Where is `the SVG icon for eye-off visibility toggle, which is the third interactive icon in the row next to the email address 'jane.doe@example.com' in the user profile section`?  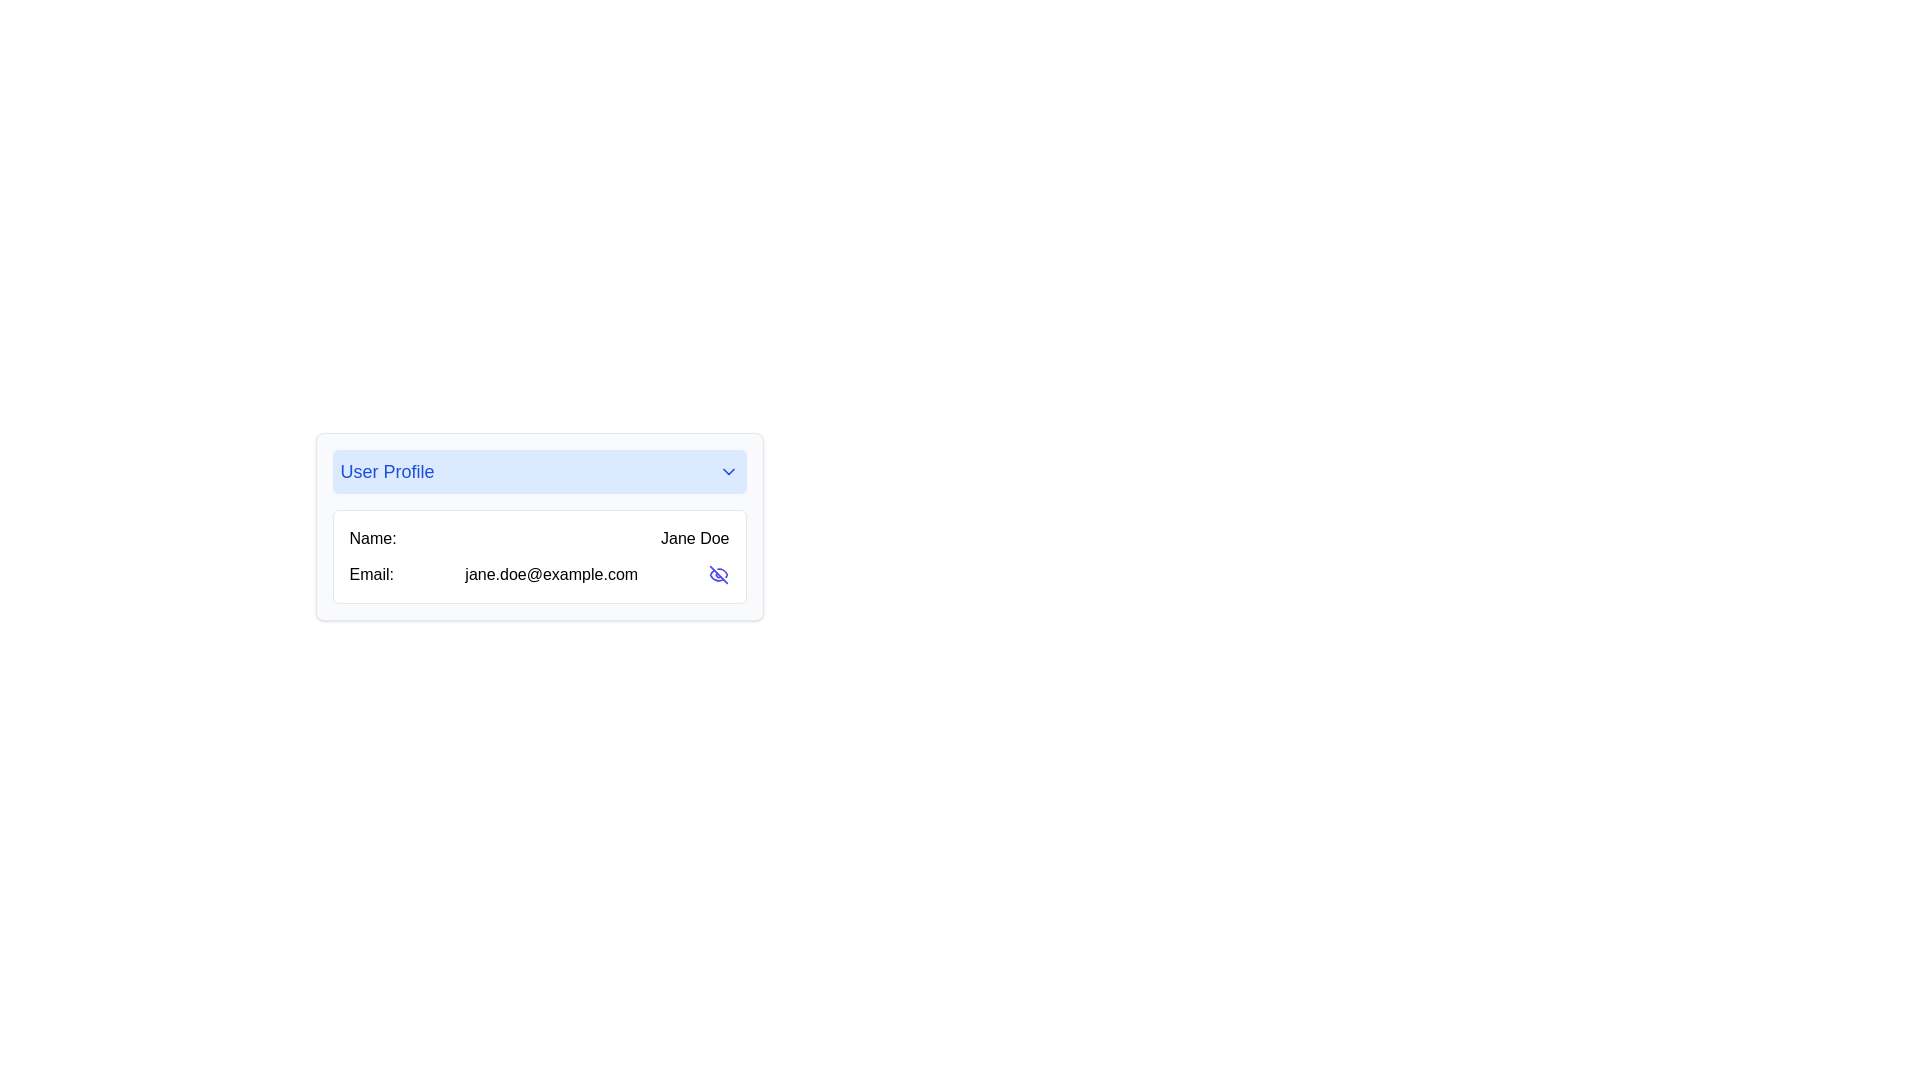
the SVG icon for eye-off visibility toggle, which is the third interactive icon in the row next to the email address 'jane.doe@example.com' in the user profile section is located at coordinates (719, 574).